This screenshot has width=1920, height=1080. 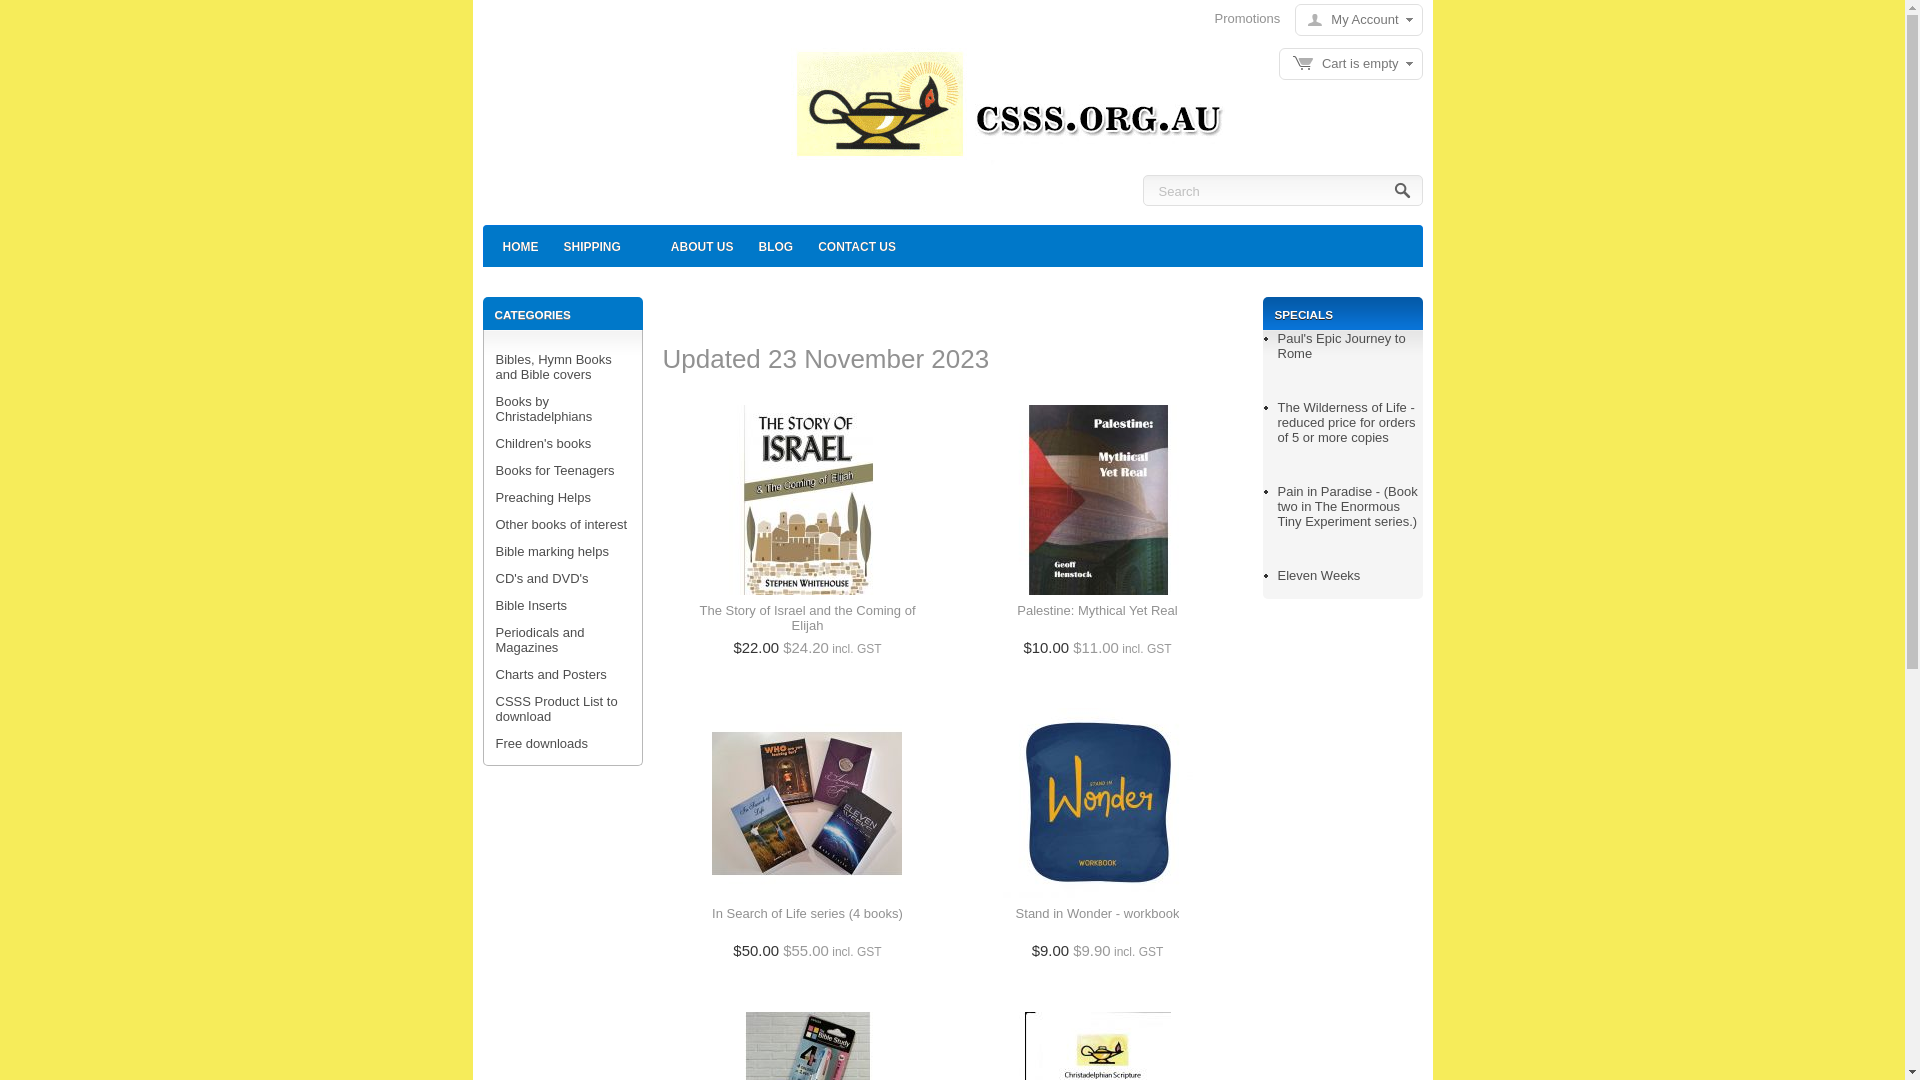 I want to click on 'CD's and DVD's', so click(x=542, y=578).